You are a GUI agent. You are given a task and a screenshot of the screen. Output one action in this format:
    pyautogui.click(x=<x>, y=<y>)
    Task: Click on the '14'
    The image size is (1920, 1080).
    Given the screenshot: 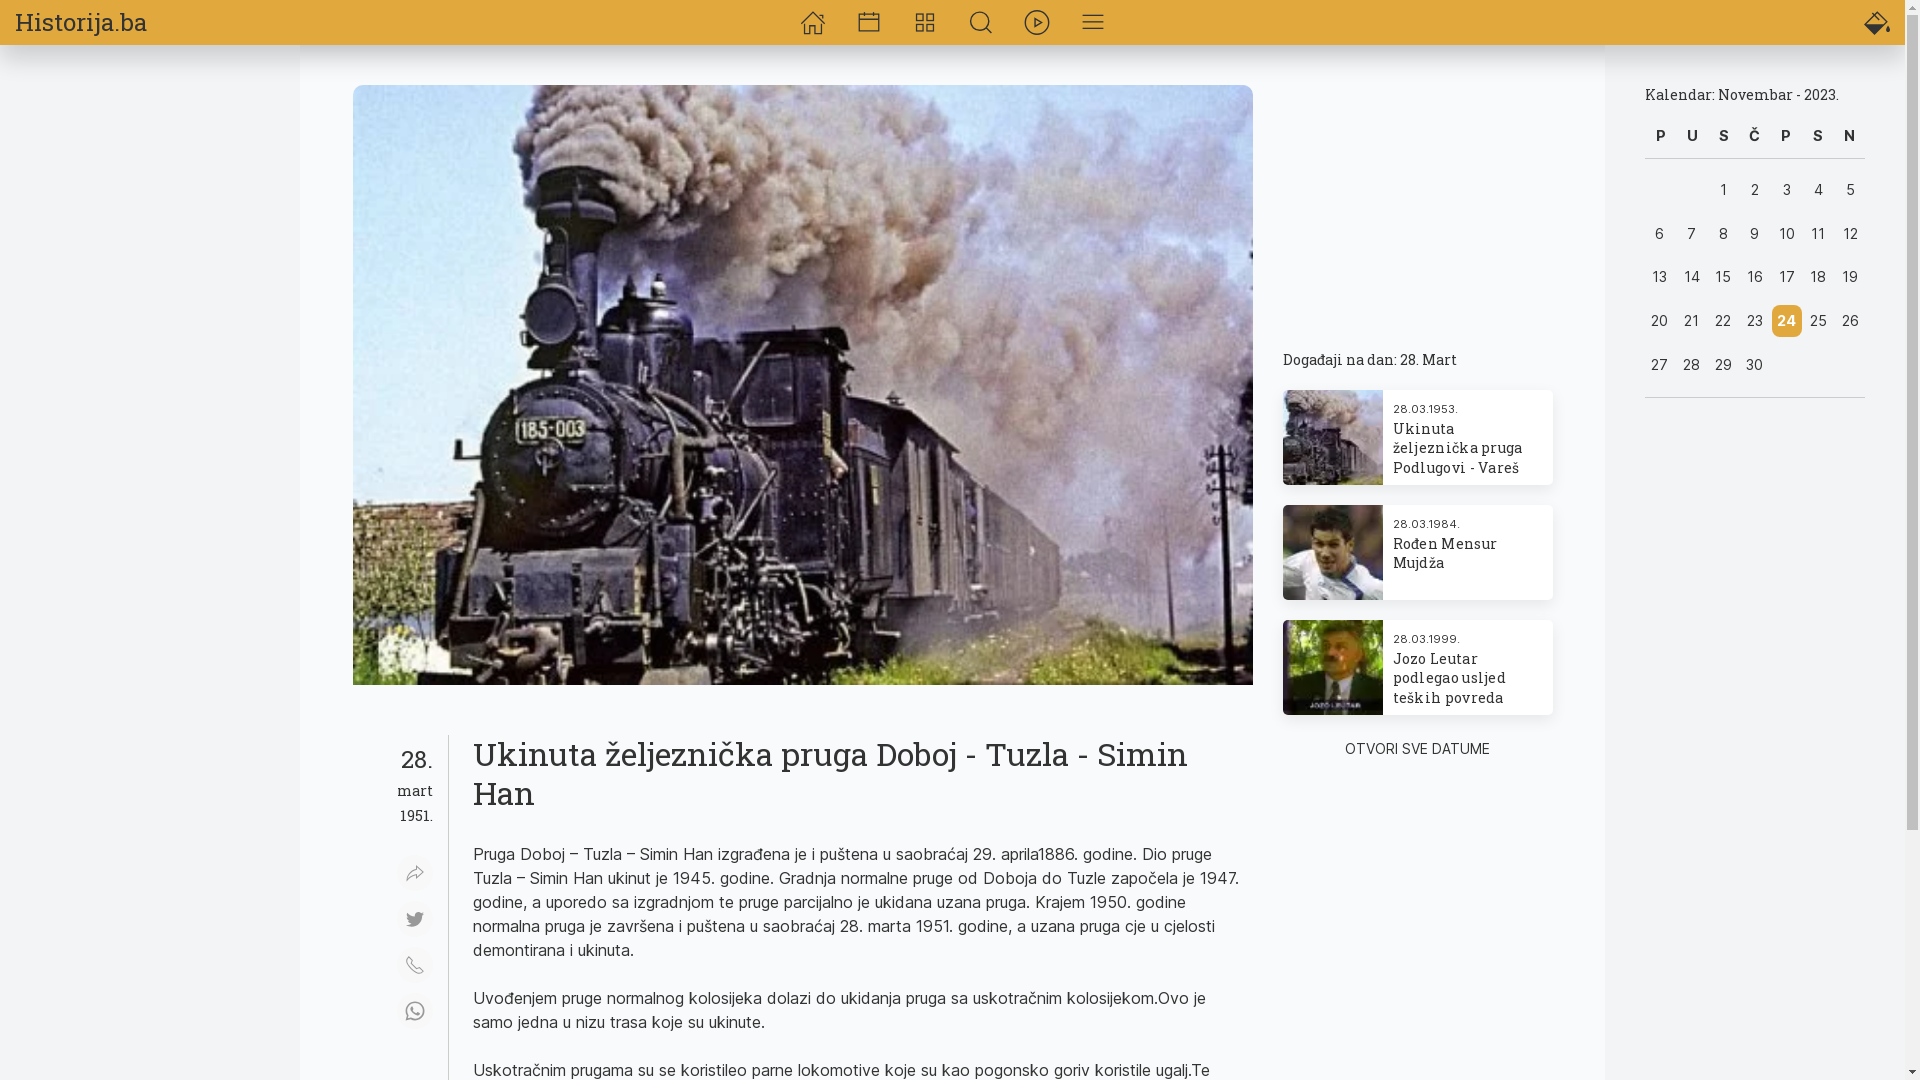 What is the action you would take?
    pyautogui.click(x=1690, y=277)
    